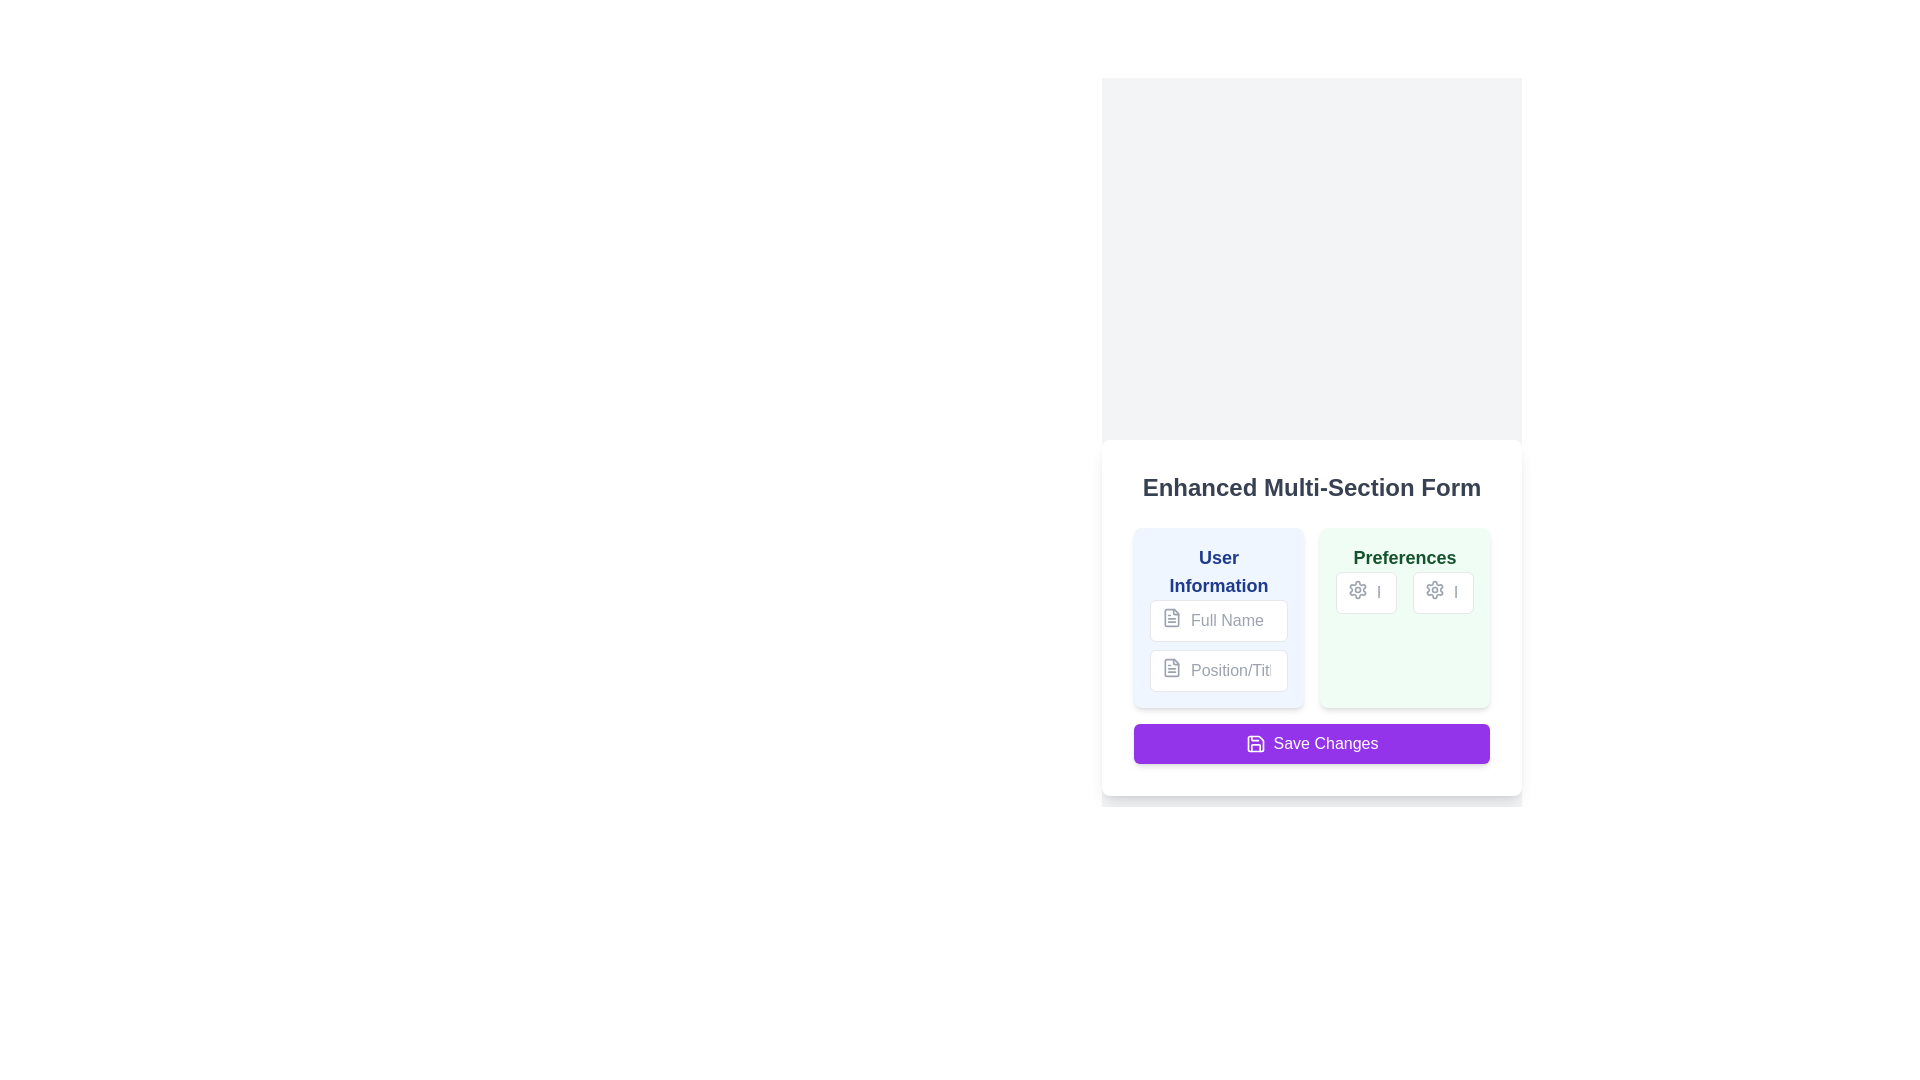  Describe the element at coordinates (1254, 744) in the screenshot. I see `the save icon represented as a simplistic outline of a floppy disk, which is centered within the purple 'Save Changes' button at the bottom of the form interface` at that location.